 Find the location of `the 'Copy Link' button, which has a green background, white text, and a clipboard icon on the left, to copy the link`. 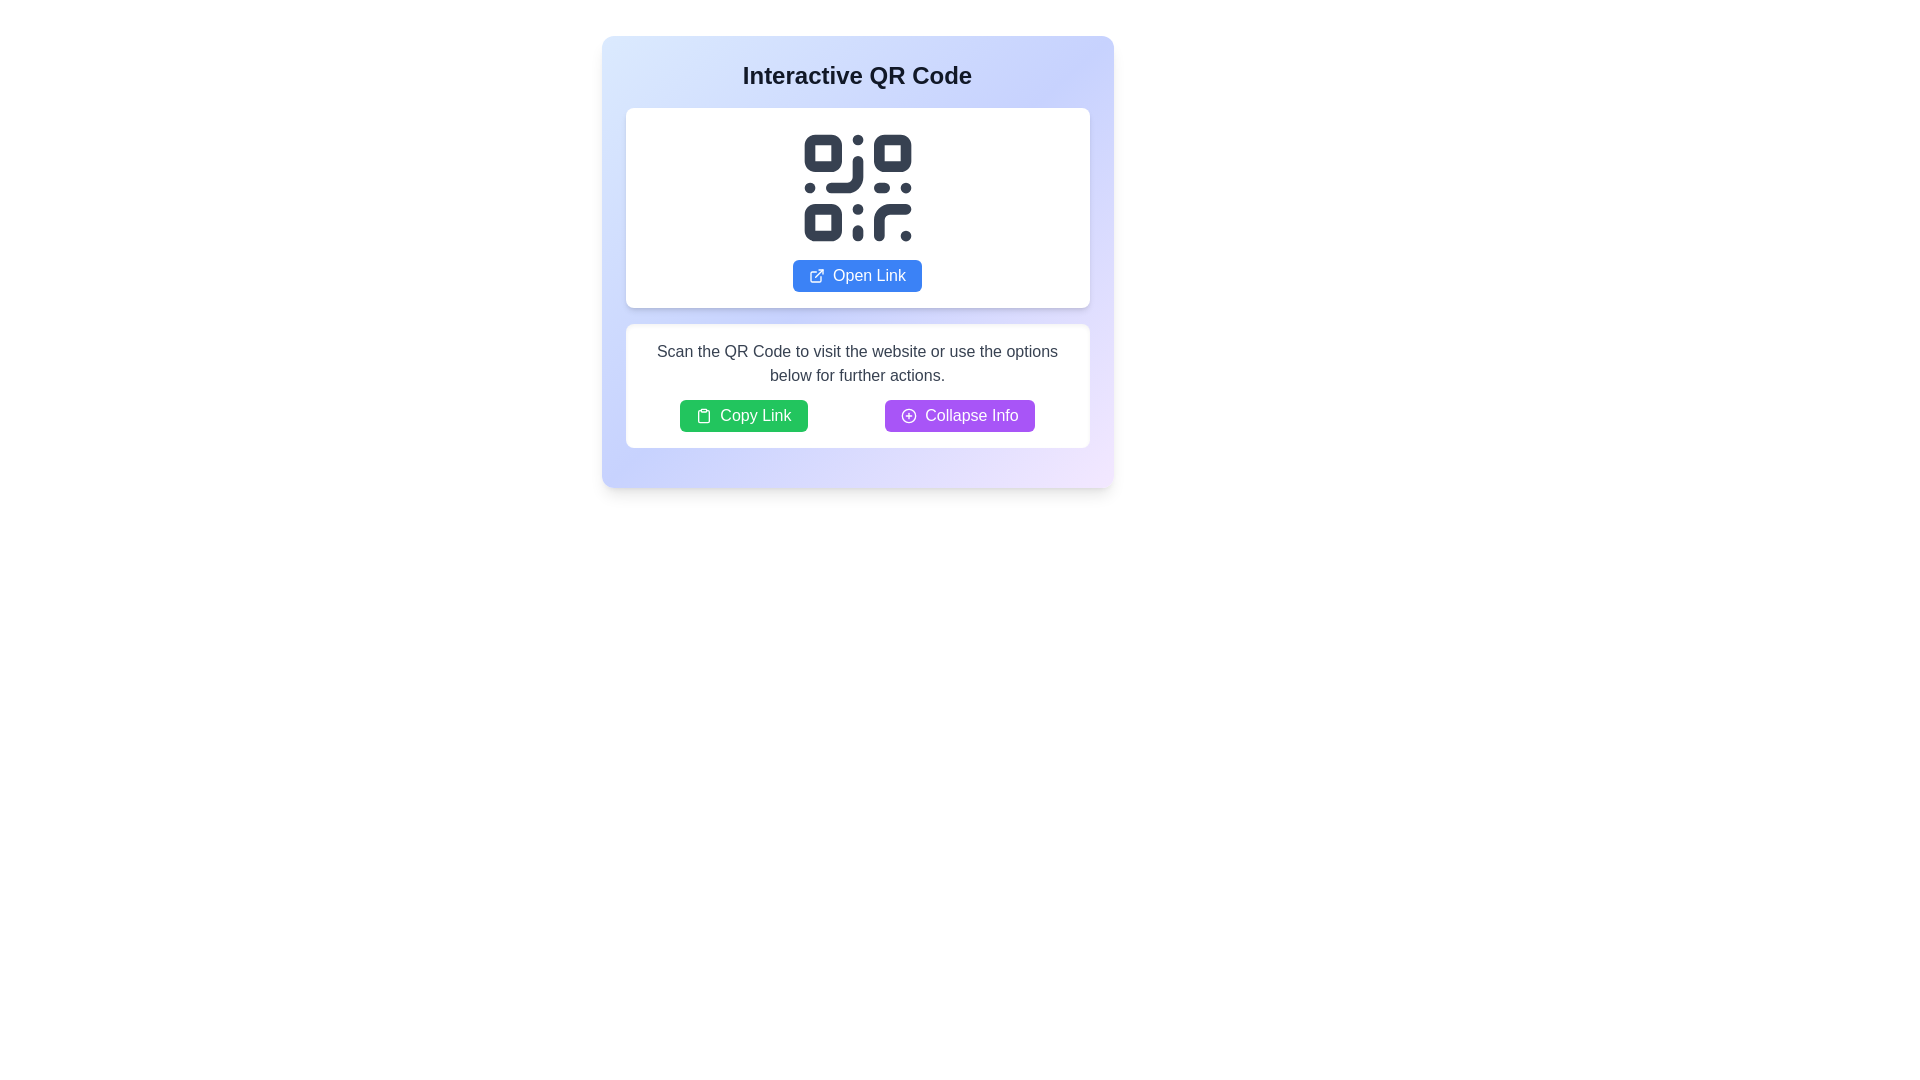

the 'Copy Link' button, which has a green background, white text, and a clipboard icon on the left, to copy the link is located at coordinates (743, 415).